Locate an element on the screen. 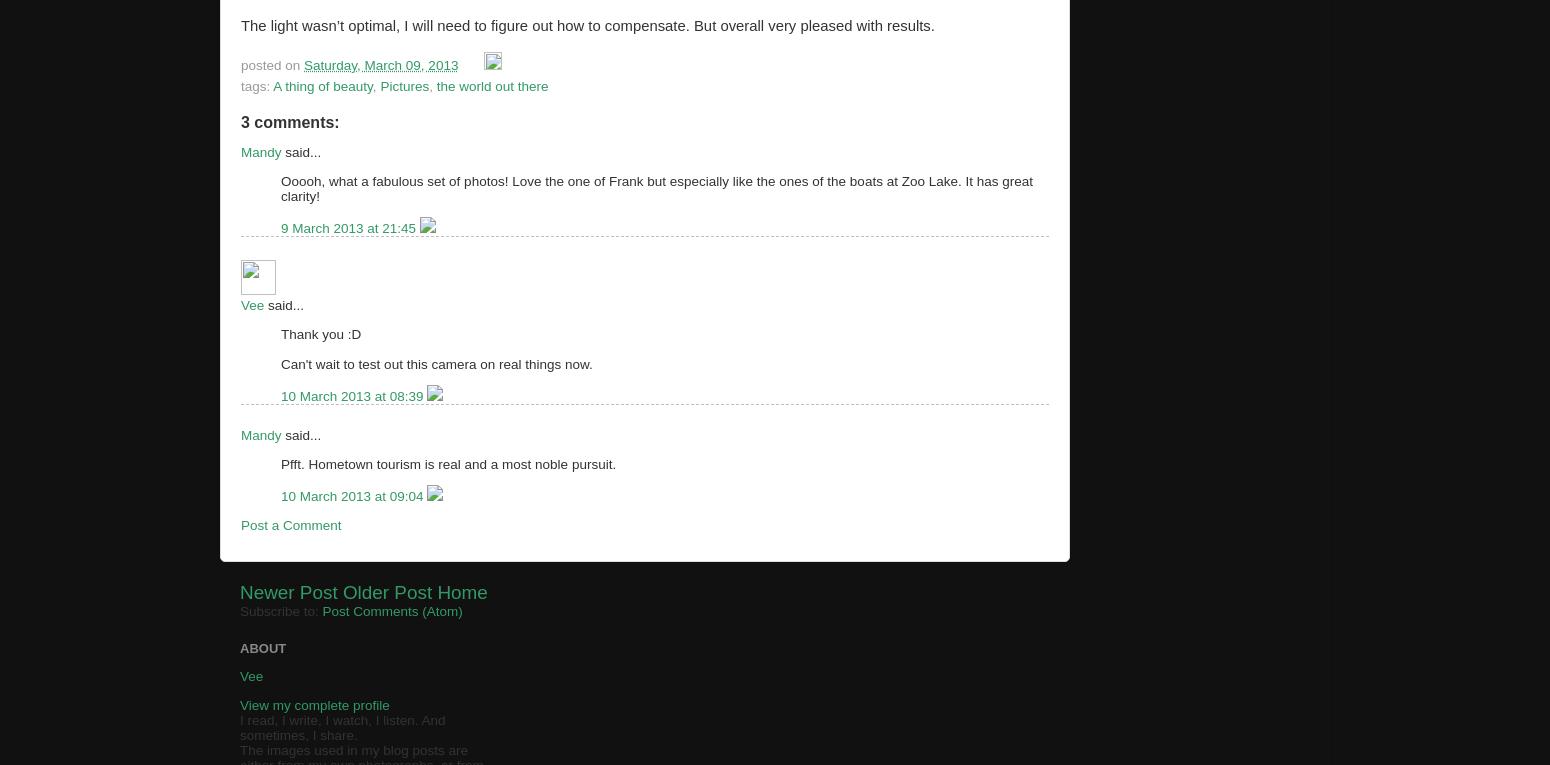 Image resolution: width=1550 pixels, height=765 pixels. 'Pictures' is located at coordinates (404, 85).